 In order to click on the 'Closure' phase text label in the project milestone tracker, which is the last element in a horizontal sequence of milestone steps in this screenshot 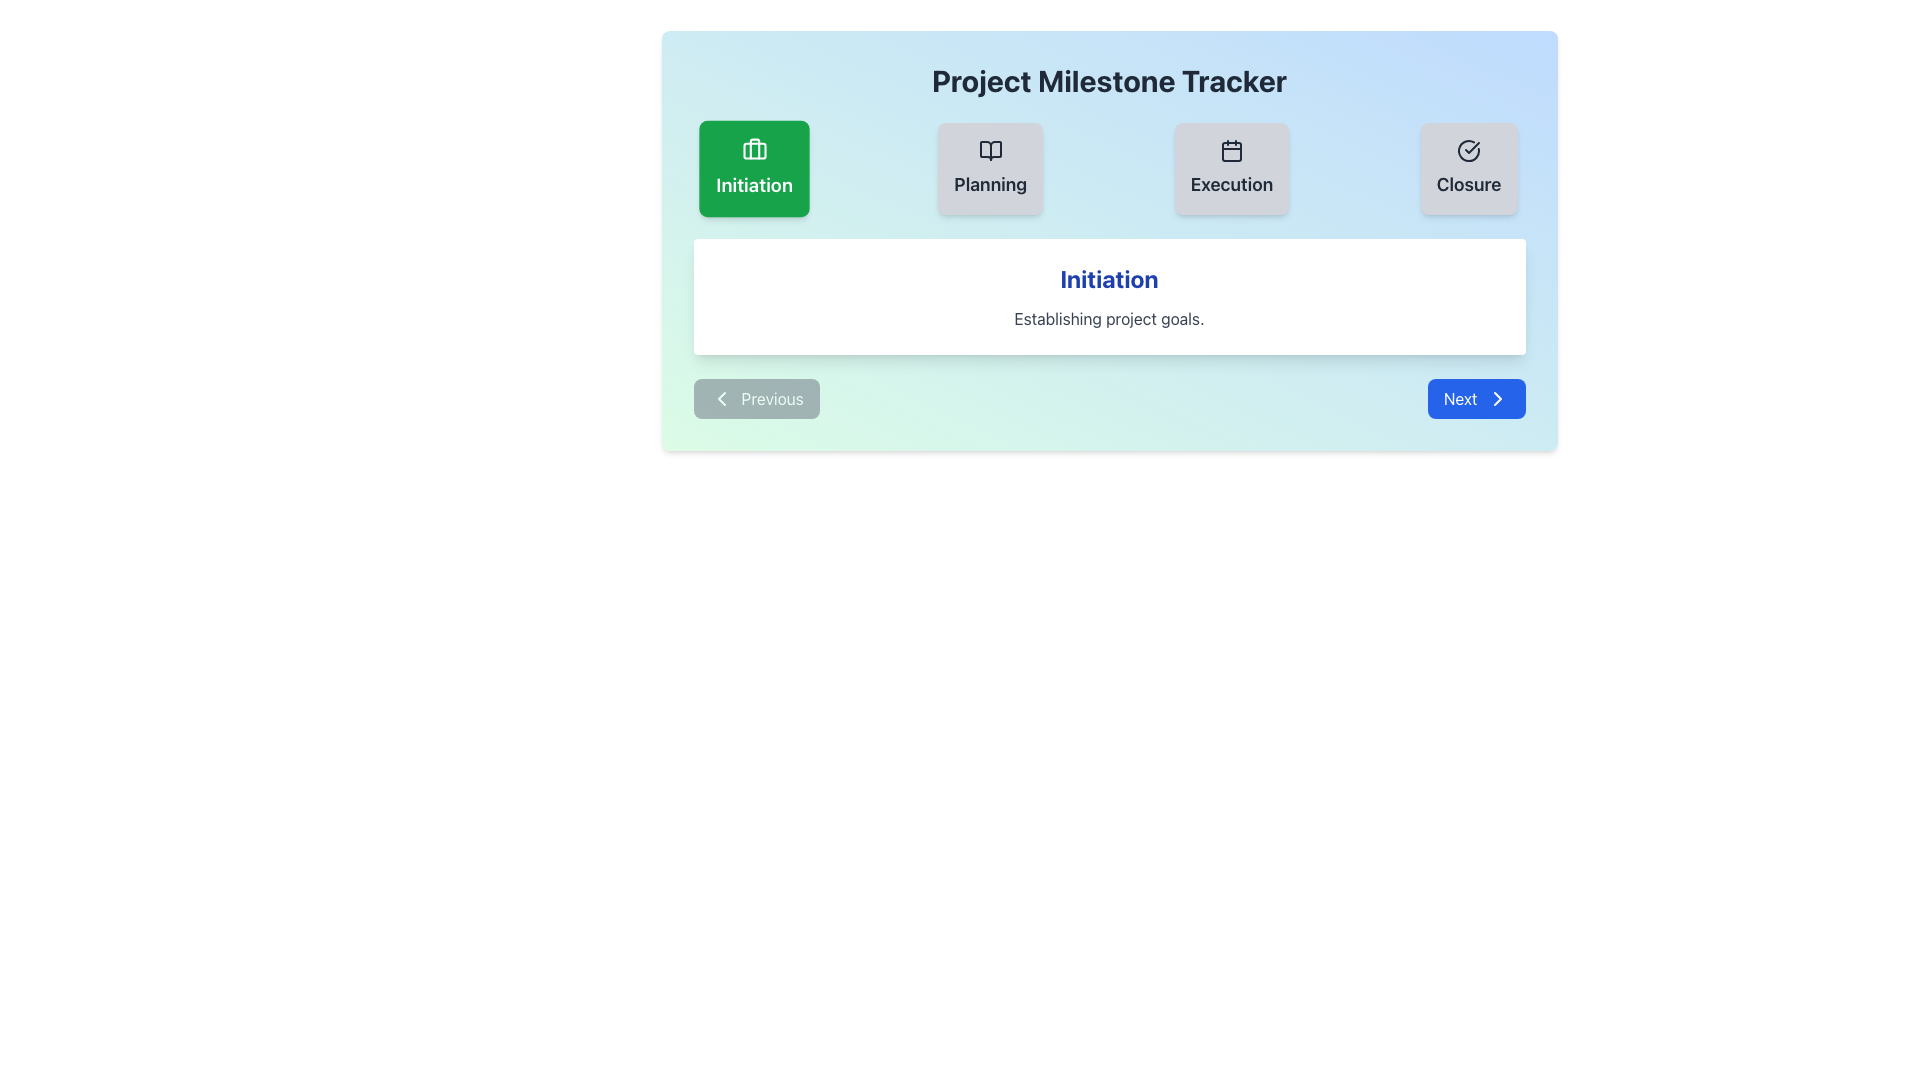, I will do `click(1469, 185)`.